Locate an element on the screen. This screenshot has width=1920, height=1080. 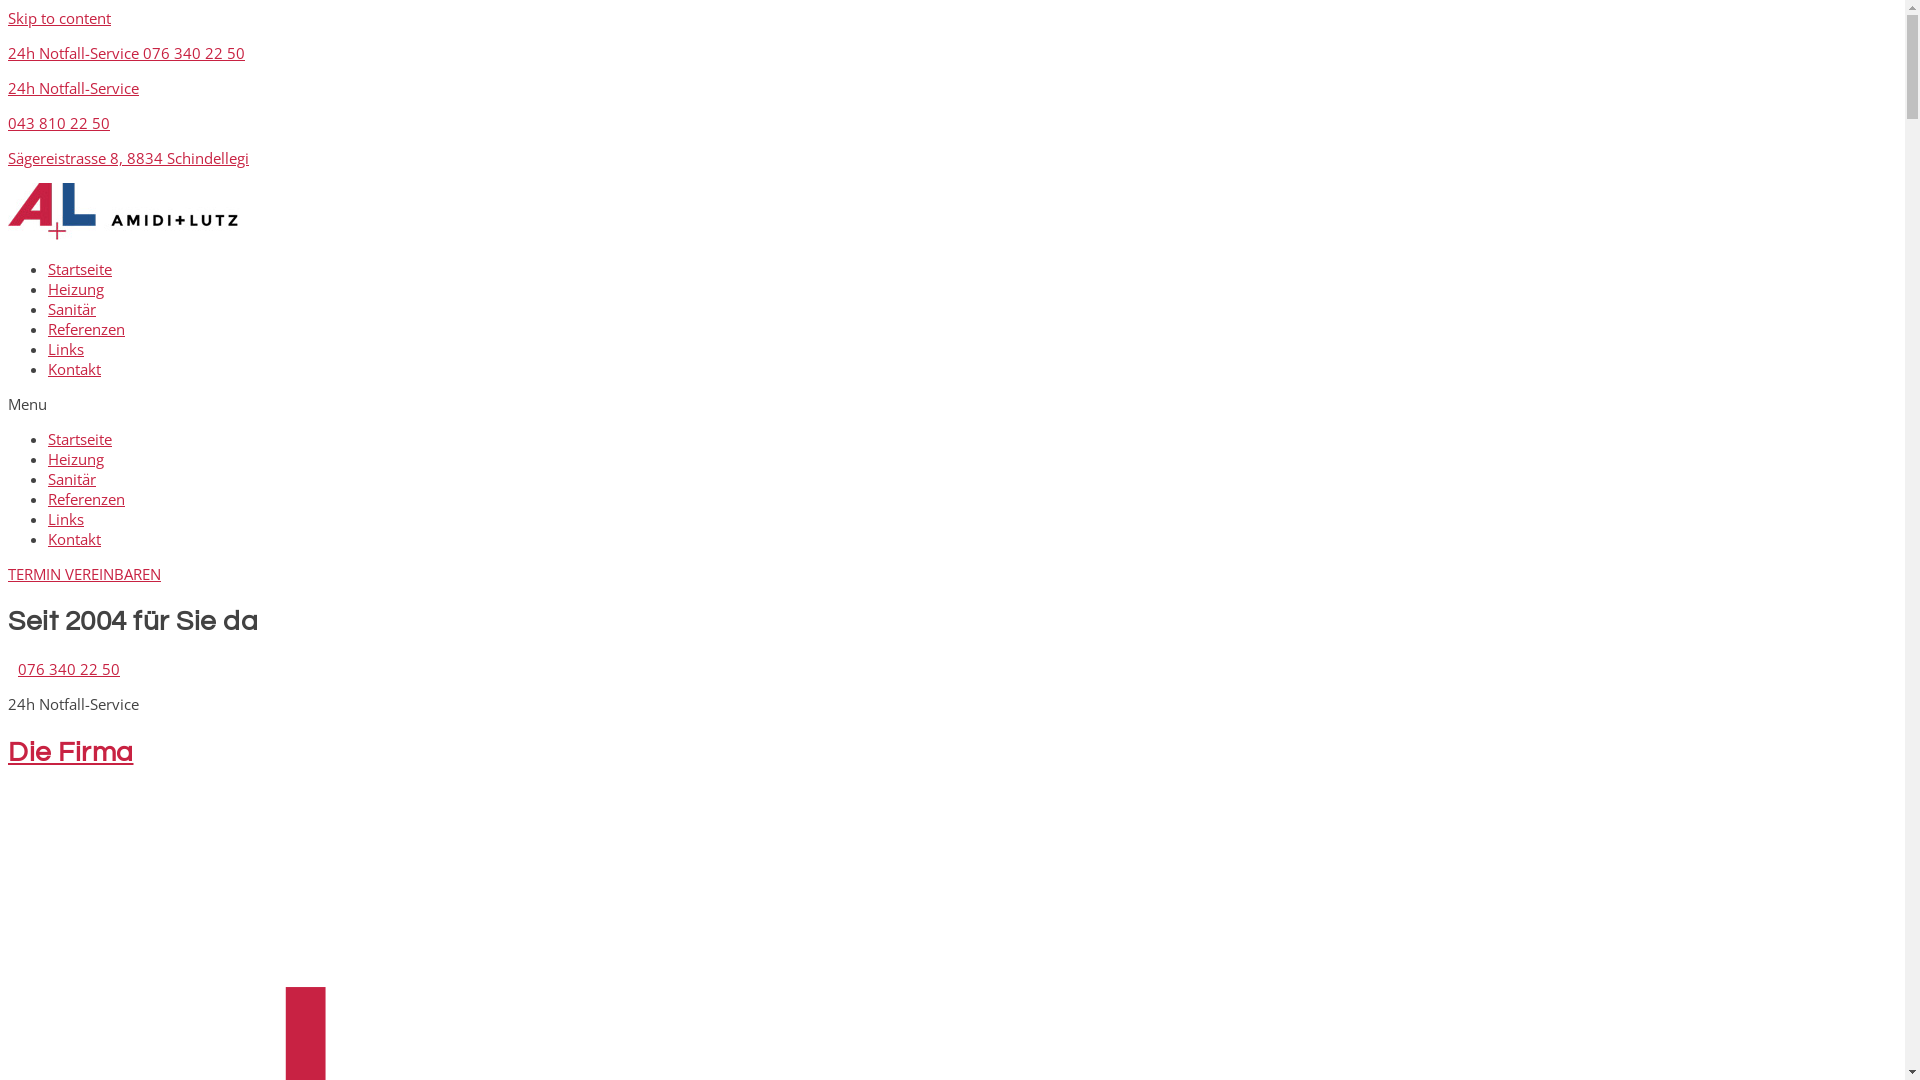
'24h Notfall-Service 076 340 22 50' is located at coordinates (125, 52).